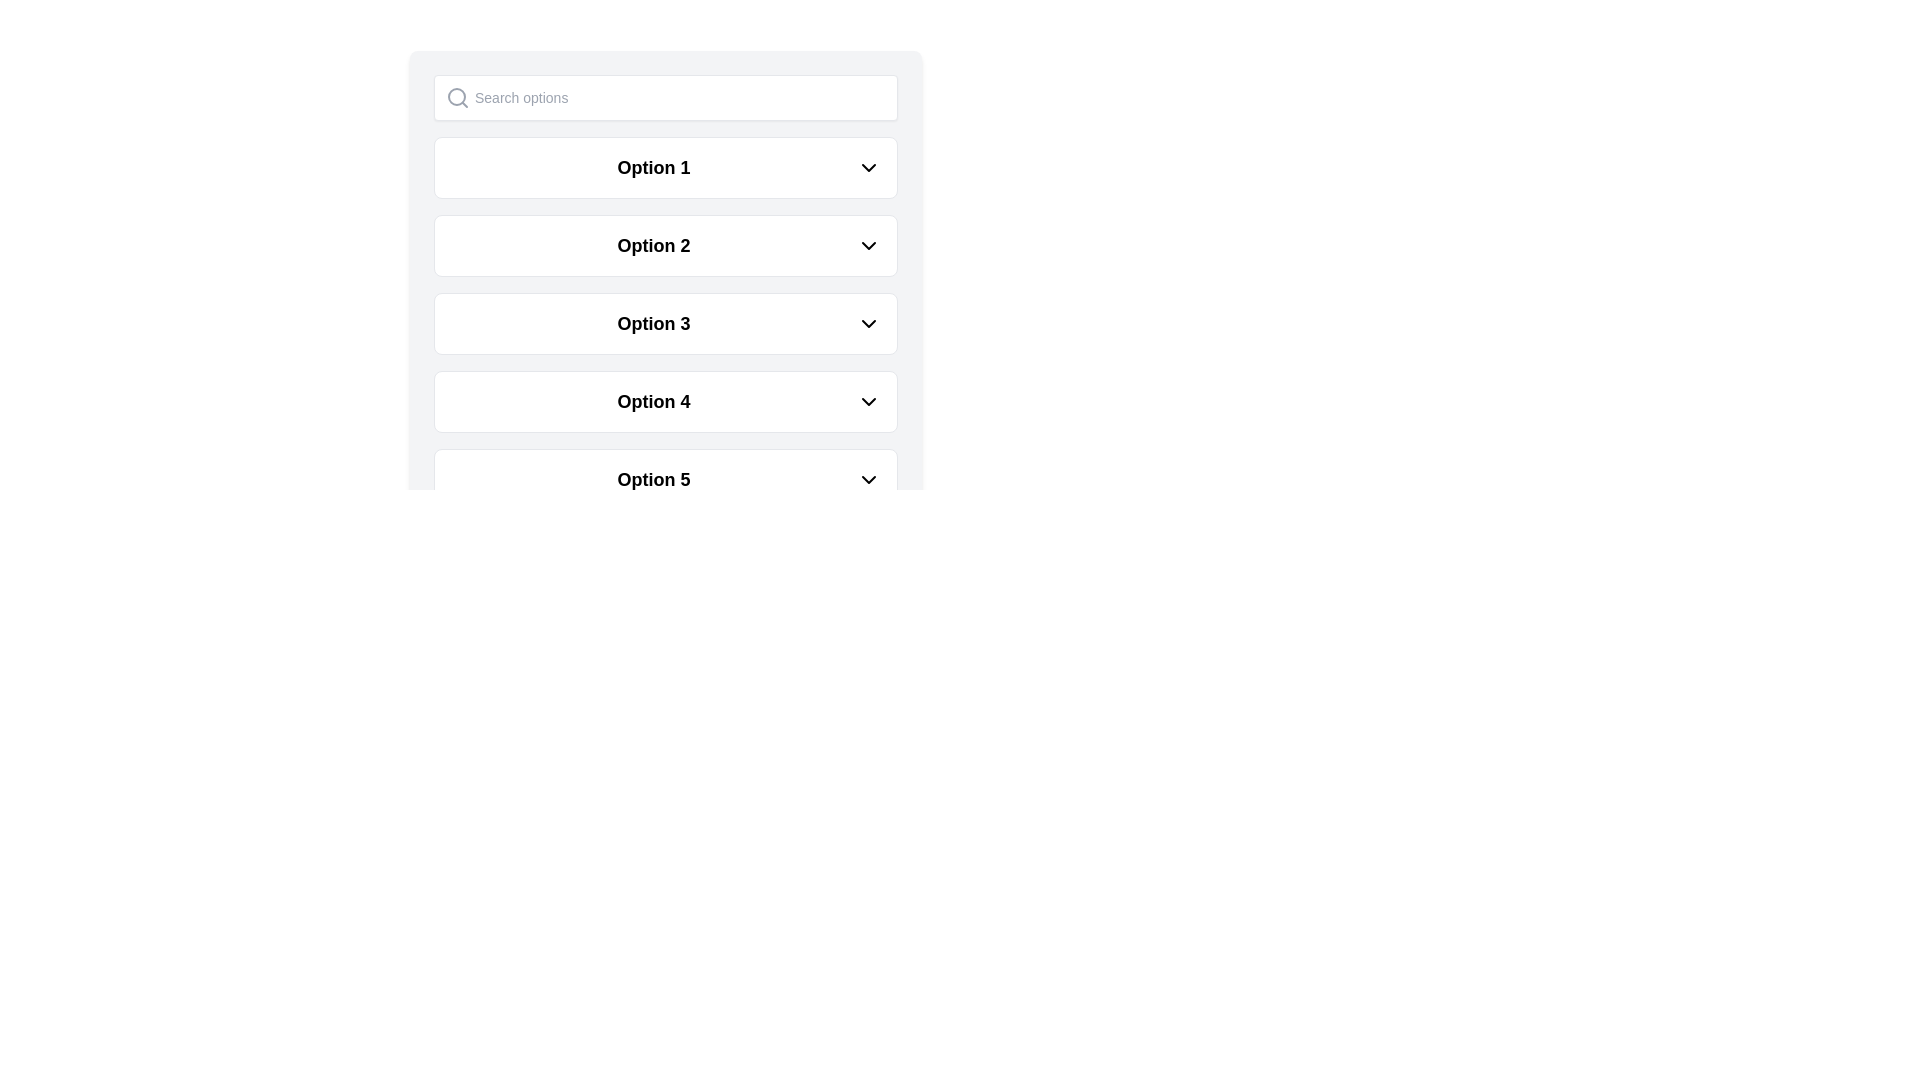  What do you see at coordinates (666, 401) in the screenshot?
I see `the 'Option 4' button with a dropdown function, which has a white background and a downward-pointing chevron icon` at bounding box center [666, 401].